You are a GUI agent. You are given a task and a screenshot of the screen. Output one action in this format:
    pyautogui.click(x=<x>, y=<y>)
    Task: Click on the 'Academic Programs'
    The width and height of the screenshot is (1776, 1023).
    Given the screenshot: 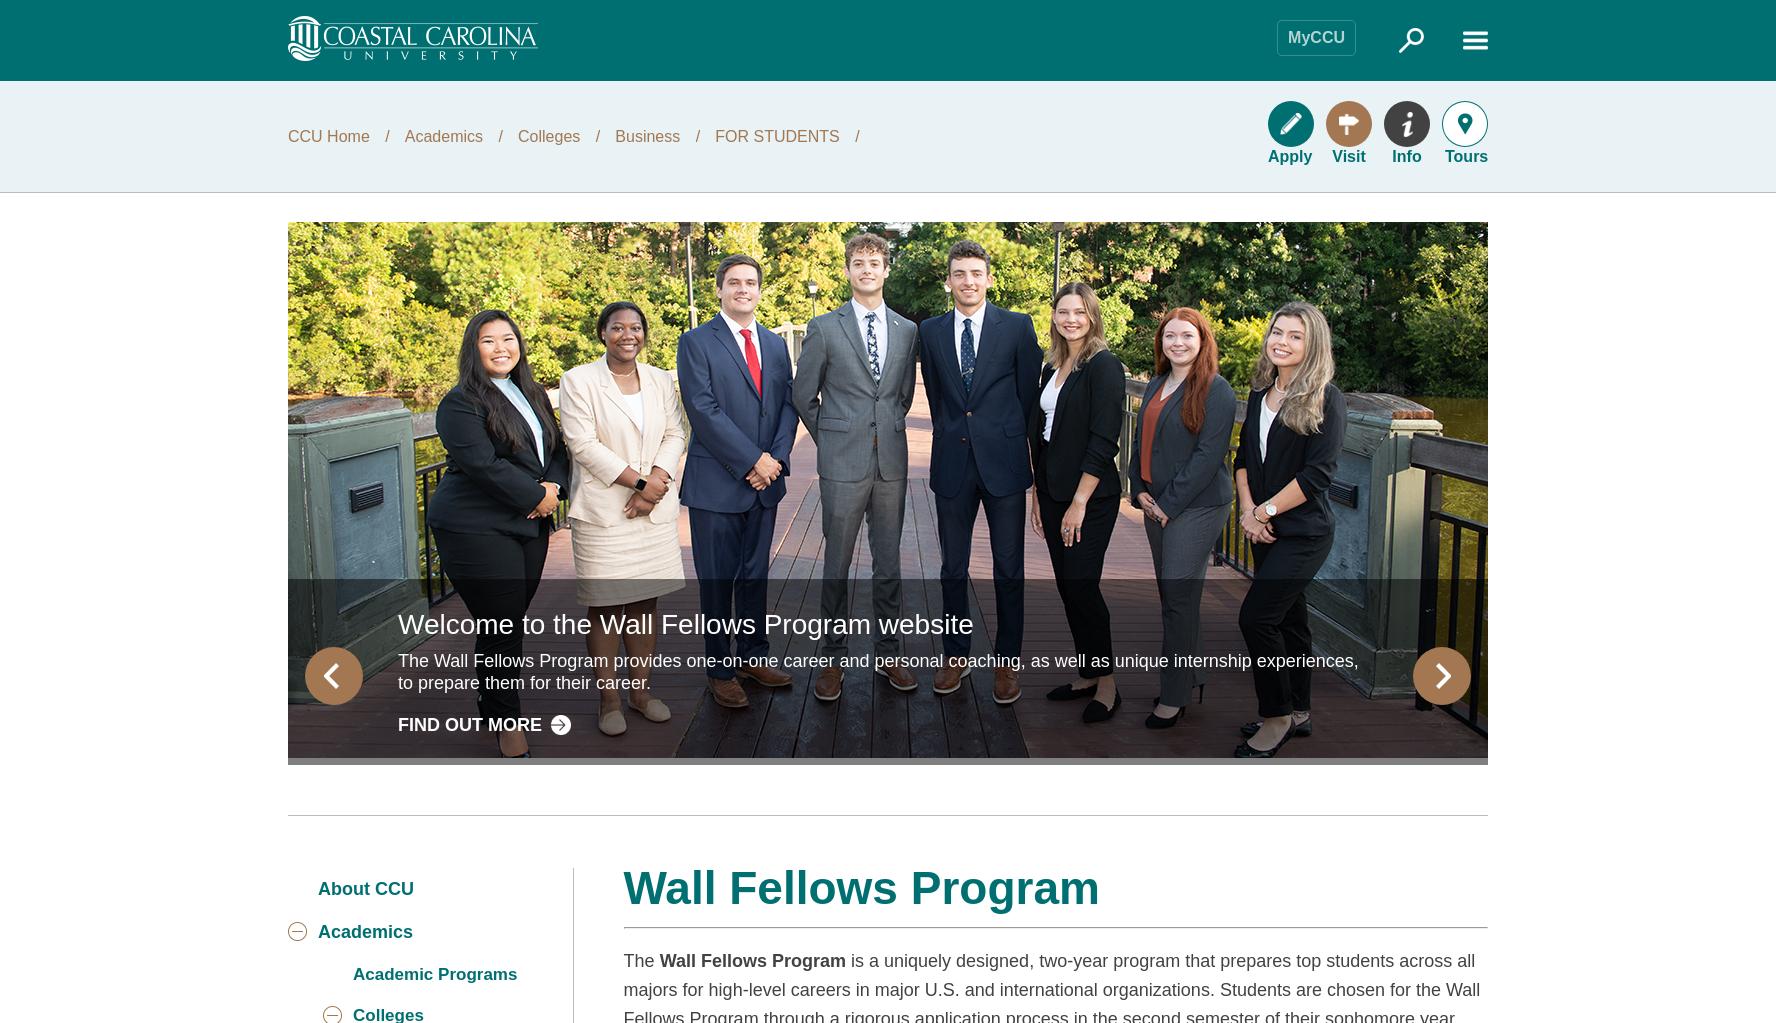 What is the action you would take?
    pyautogui.click(x=434, y=973)
    